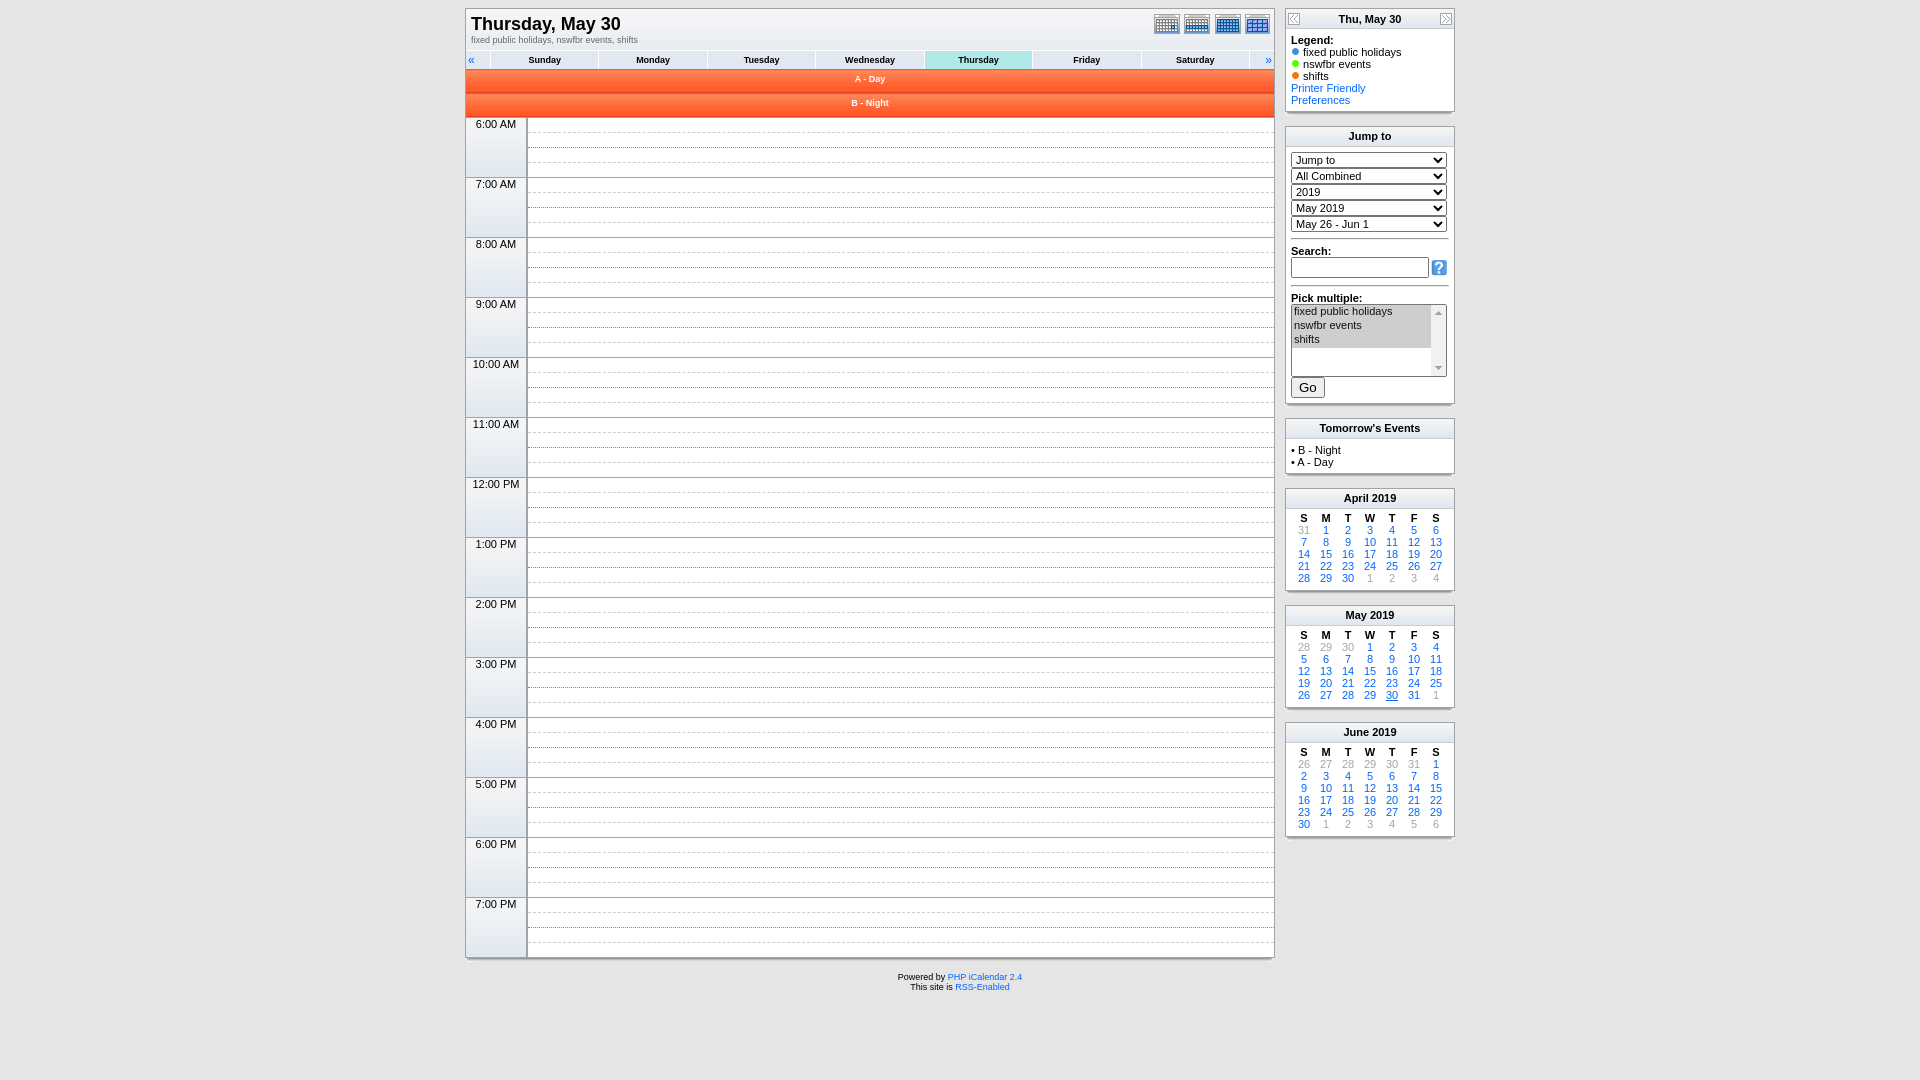 The image size is (1920, 1080). Describe the element at coordinates (1362, 693) in the screenshot. I see `'29'` at that location.